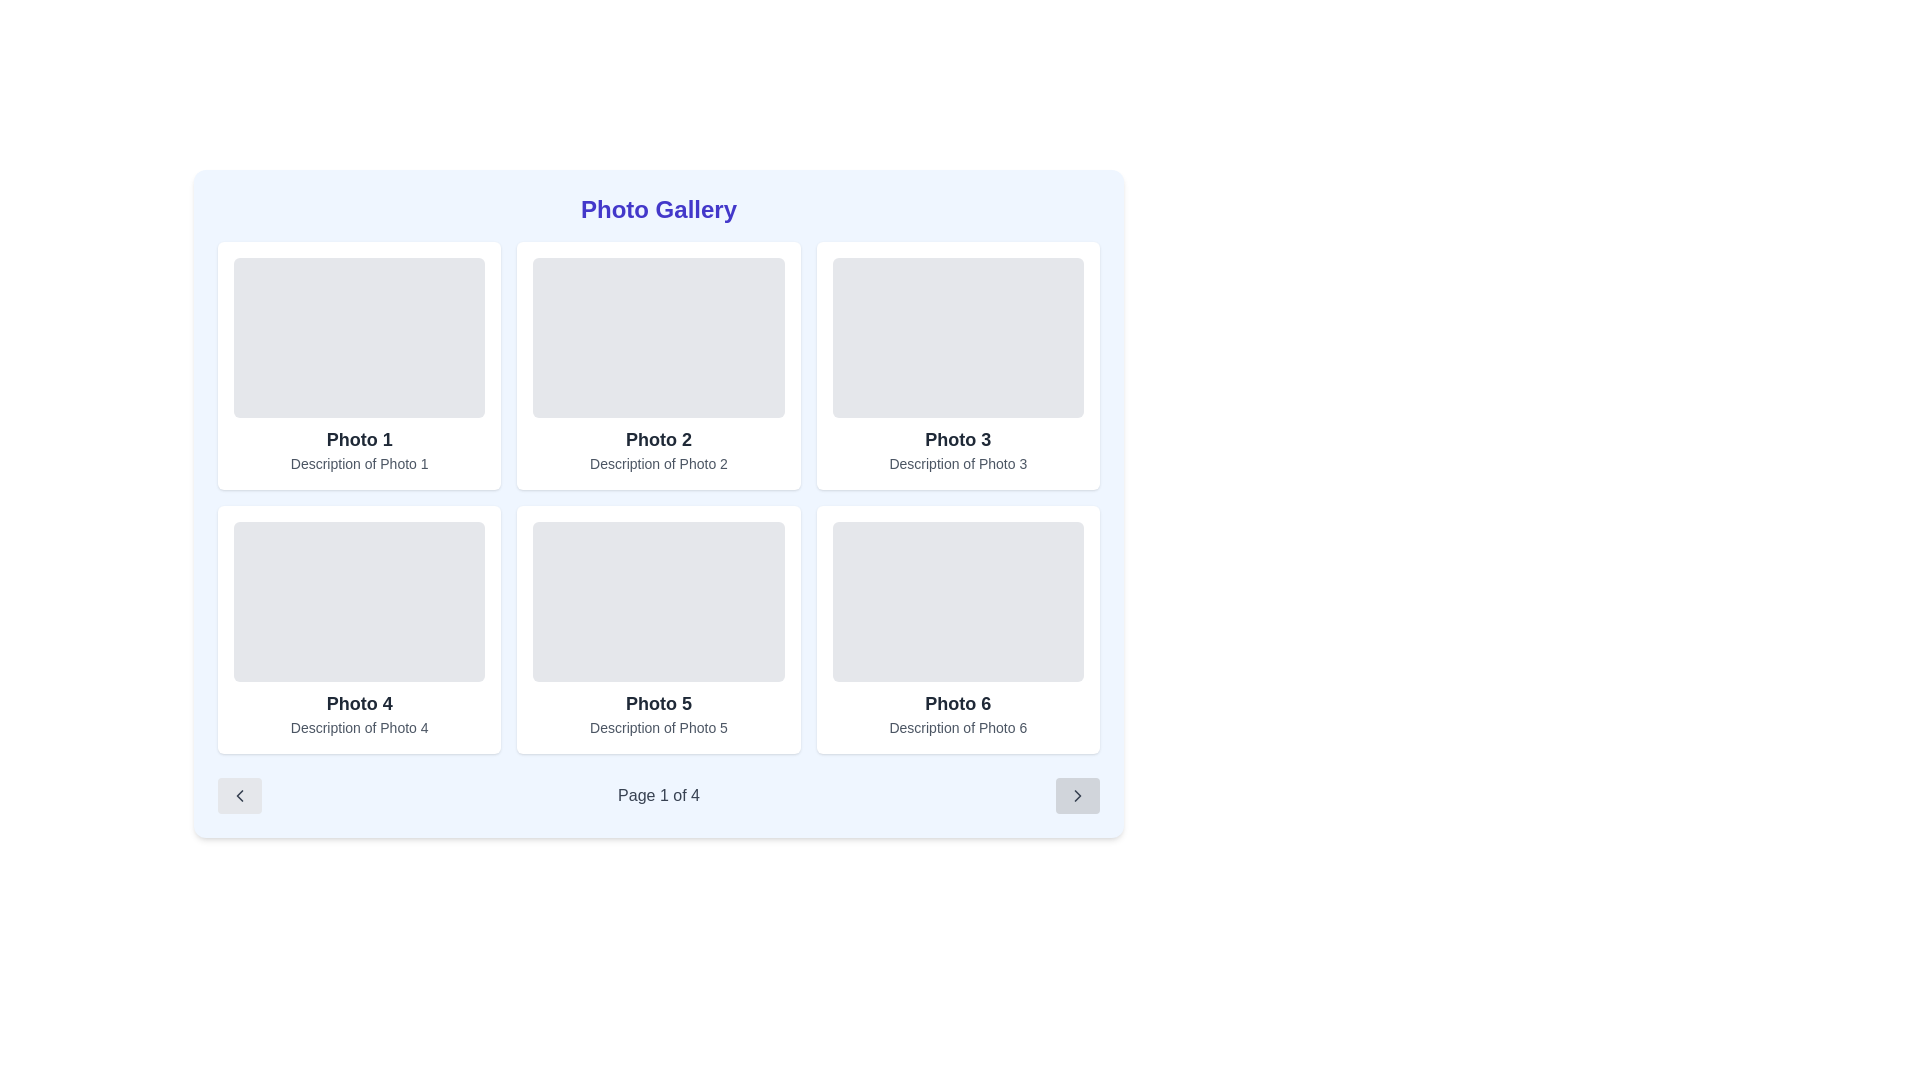 The height and width of the screenshot is (1080, 1920). What do you see at coordinates (658, 728) in the screenshot?
I see `the descriptive text label that provides additional information about 'Photo 5', located in the fifth position of the grid layout, below the title 'Photo 5'` at bounding box center [658, 728].